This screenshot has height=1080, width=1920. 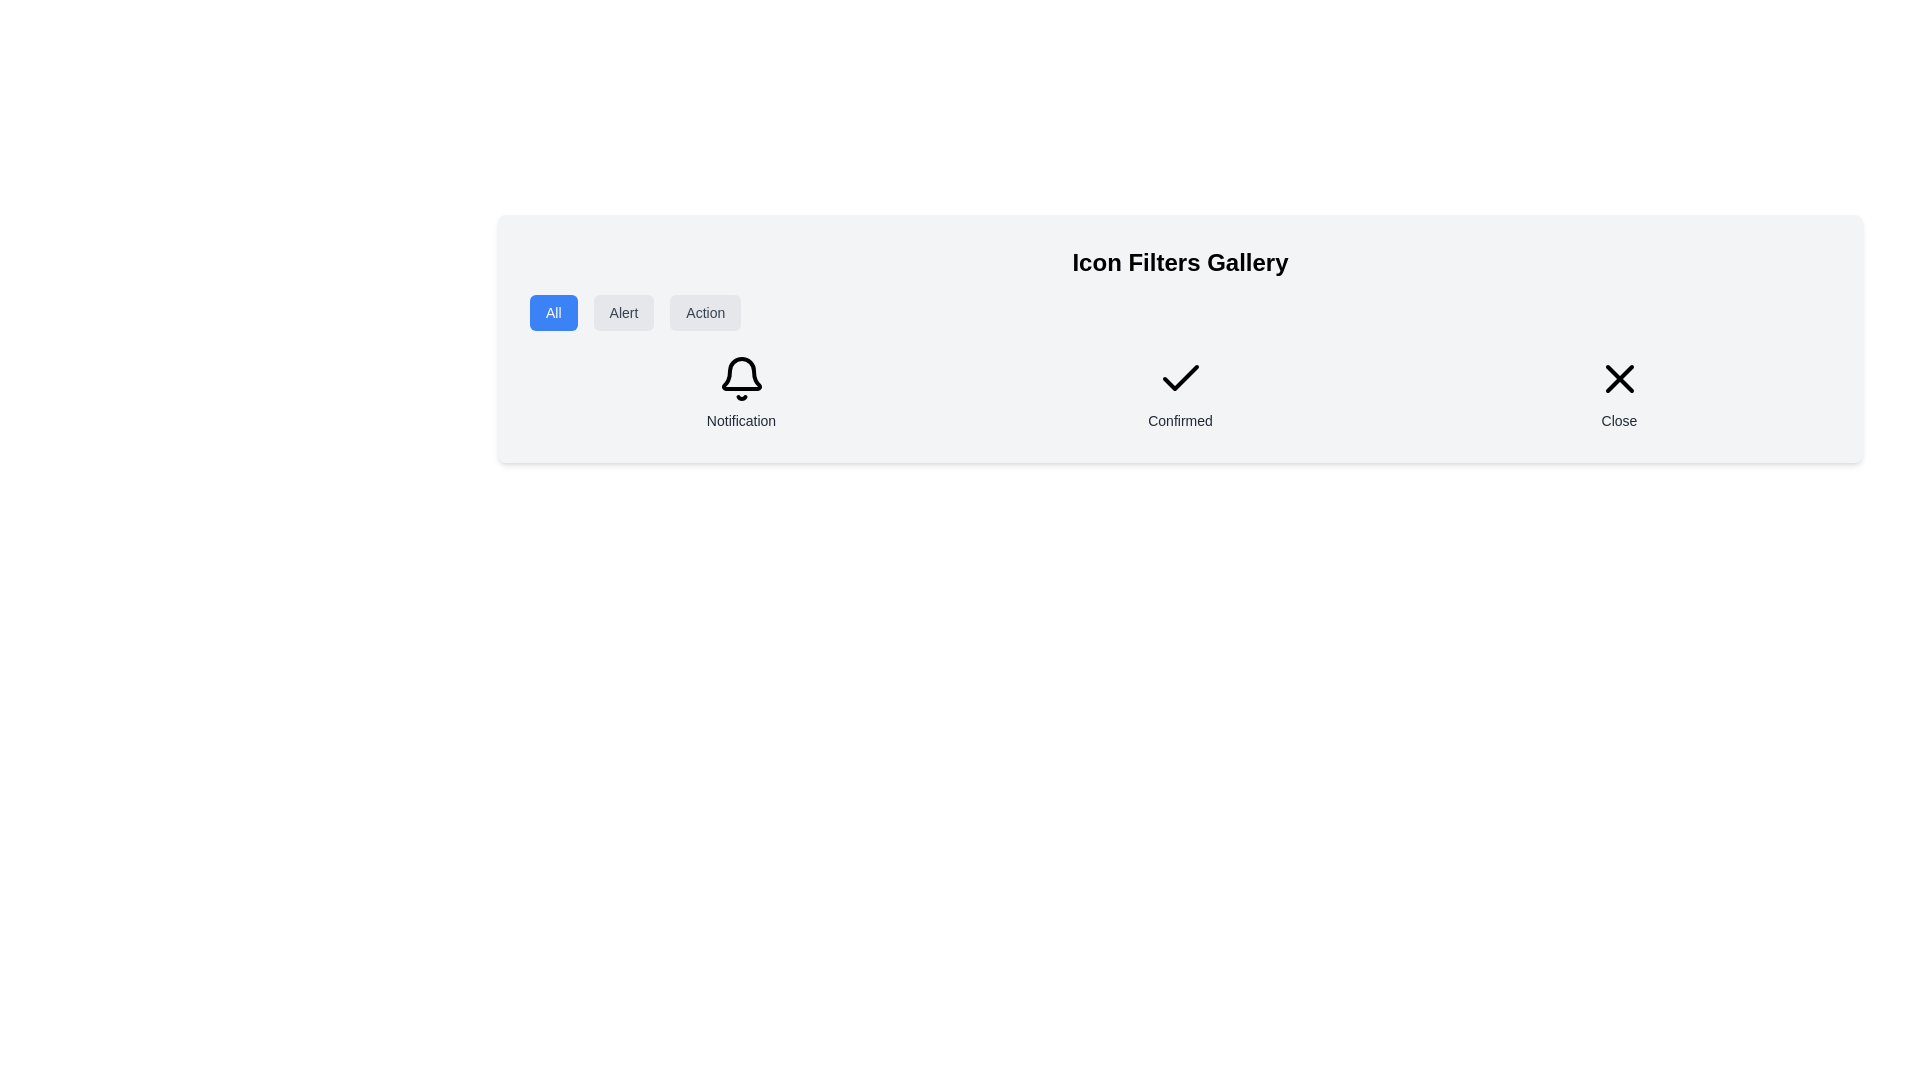 What do you see at coordinates (623, 312) in the screenshot?
I see `the 'Alert' button, which is a rectangular button with rounded corners, light gray background, and dark gray text, located in the upper-left region of the interface below the title` at bounding box center [623, 312].